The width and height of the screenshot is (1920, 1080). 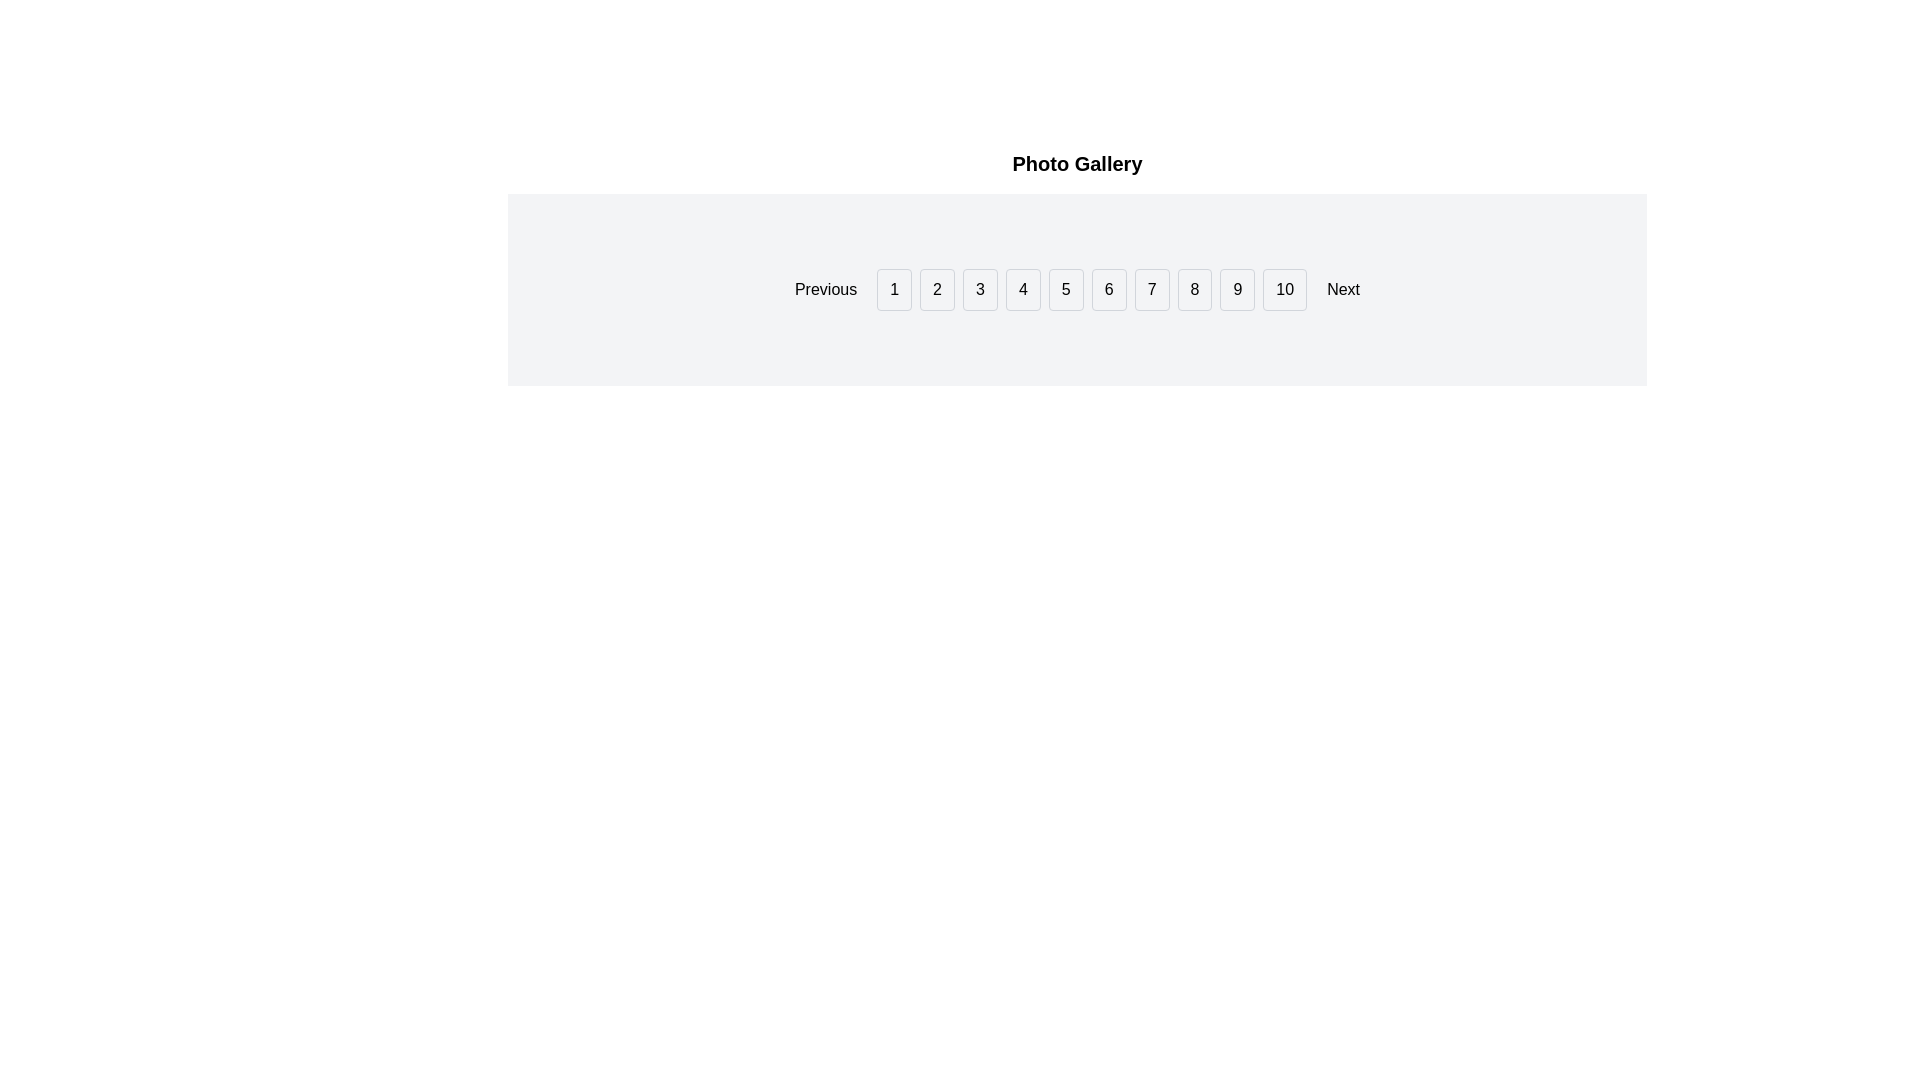 I want to click on the button labeled '3' in the navigation bar, so click(x=980, y=289).